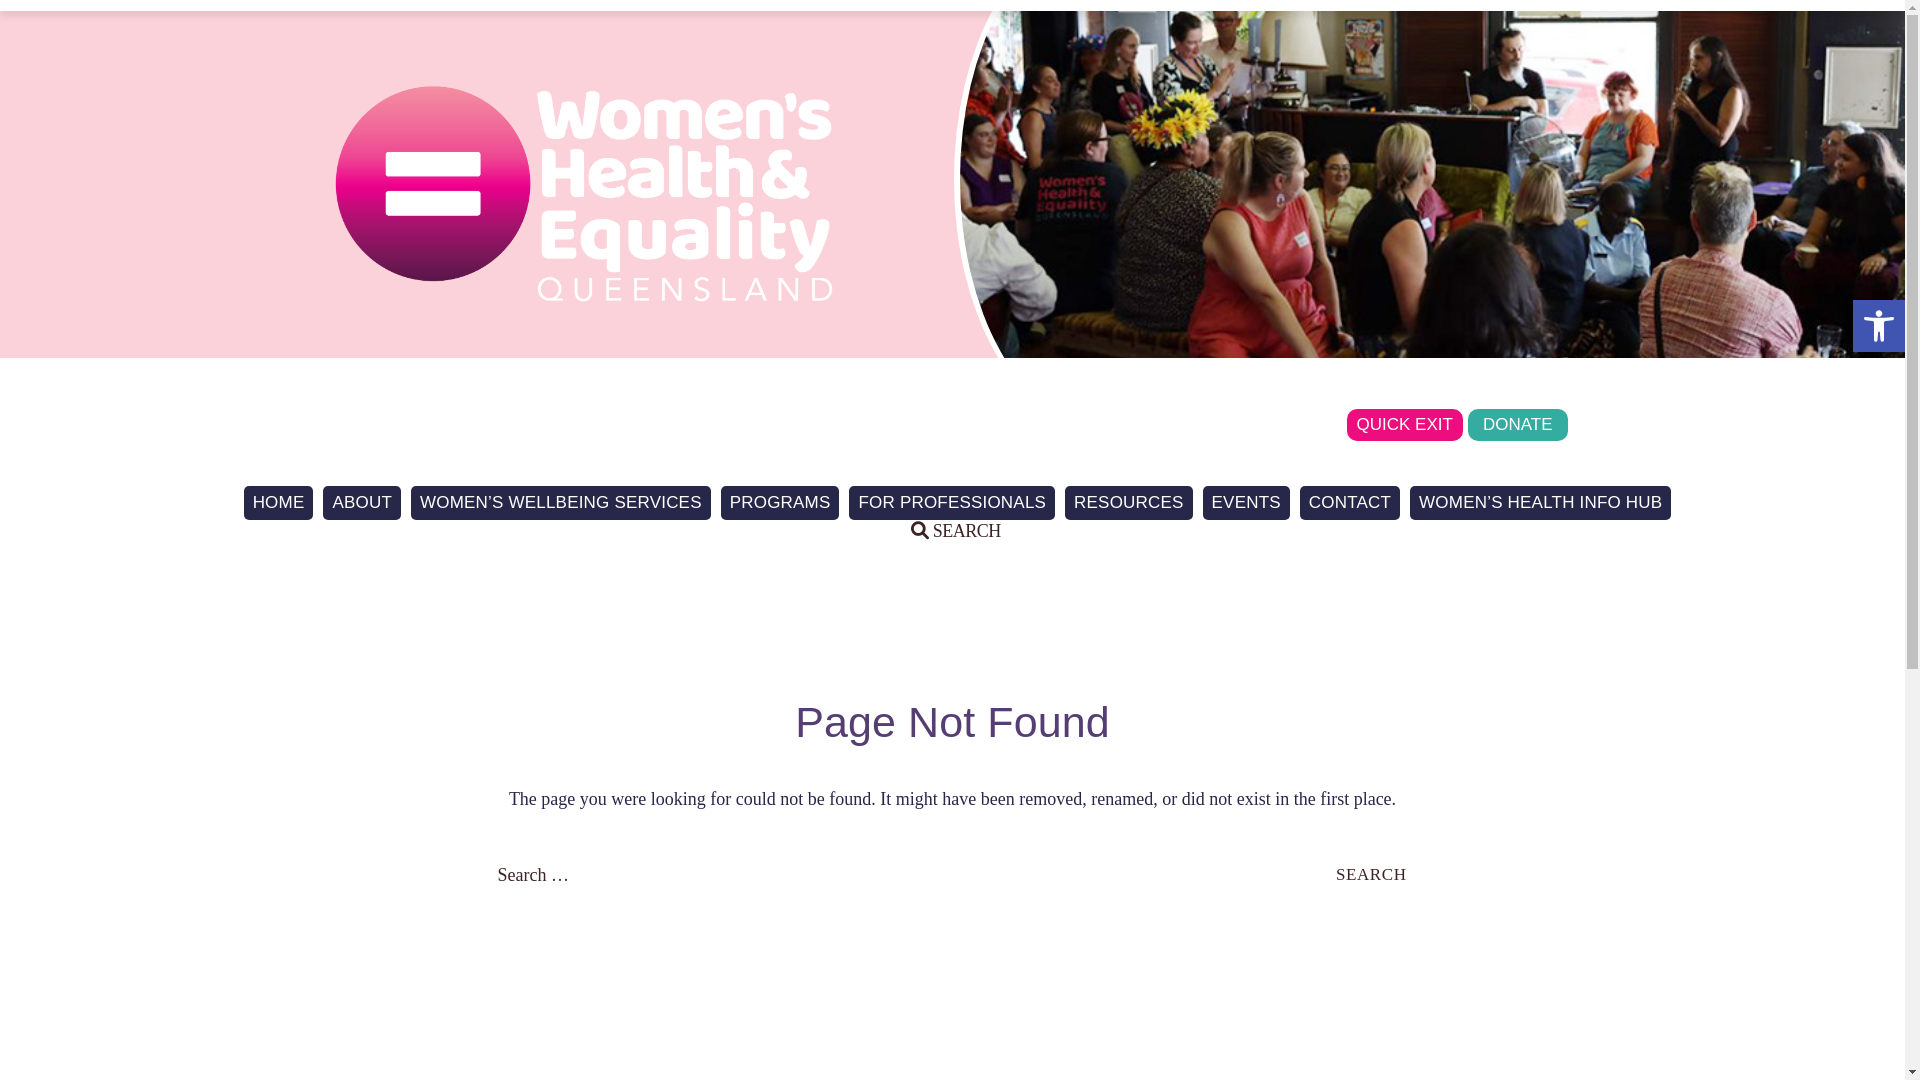 The height and width of the screenshot is (1080, 1920). I want to click on 'EVENTS', so click(1245, 501).